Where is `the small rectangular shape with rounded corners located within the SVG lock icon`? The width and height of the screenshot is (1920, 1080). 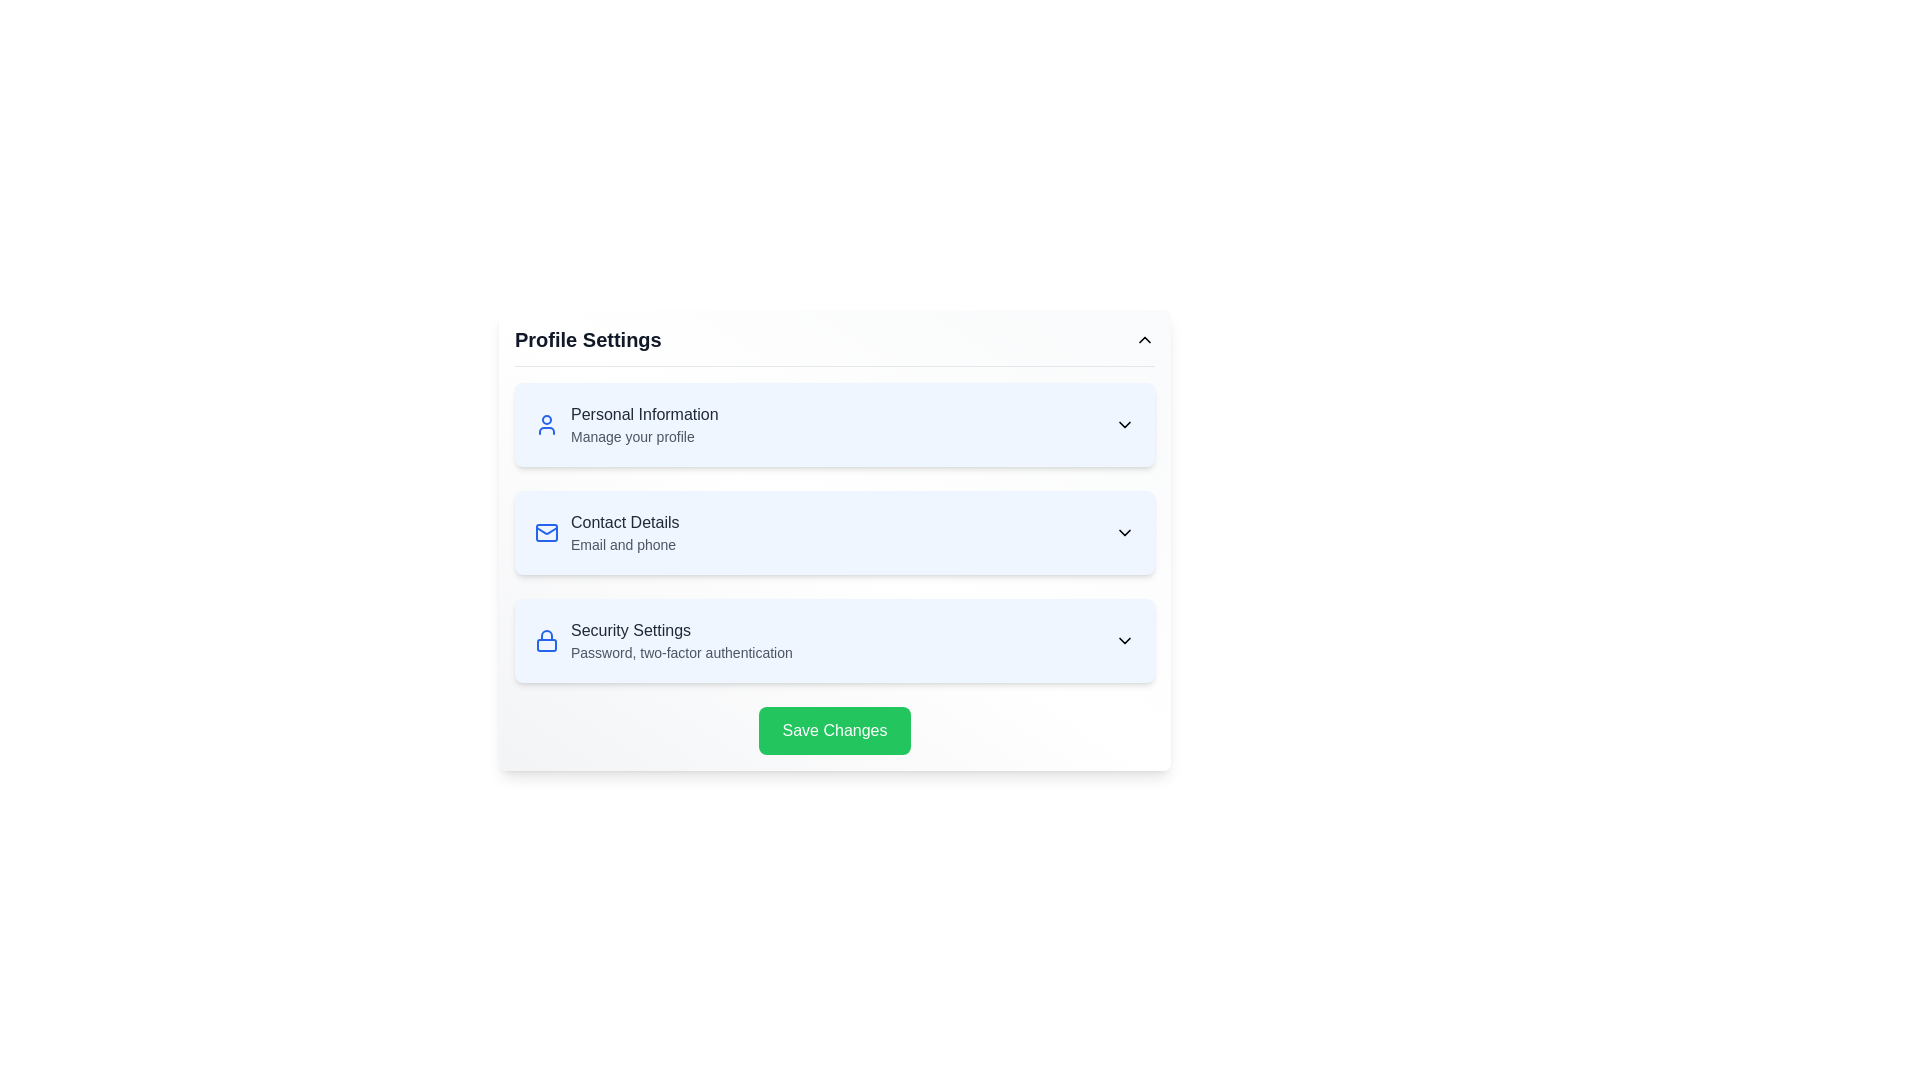 the small rectangular shape with rounded corners located within the SVG lock icon is located at coordinates (547, 645).